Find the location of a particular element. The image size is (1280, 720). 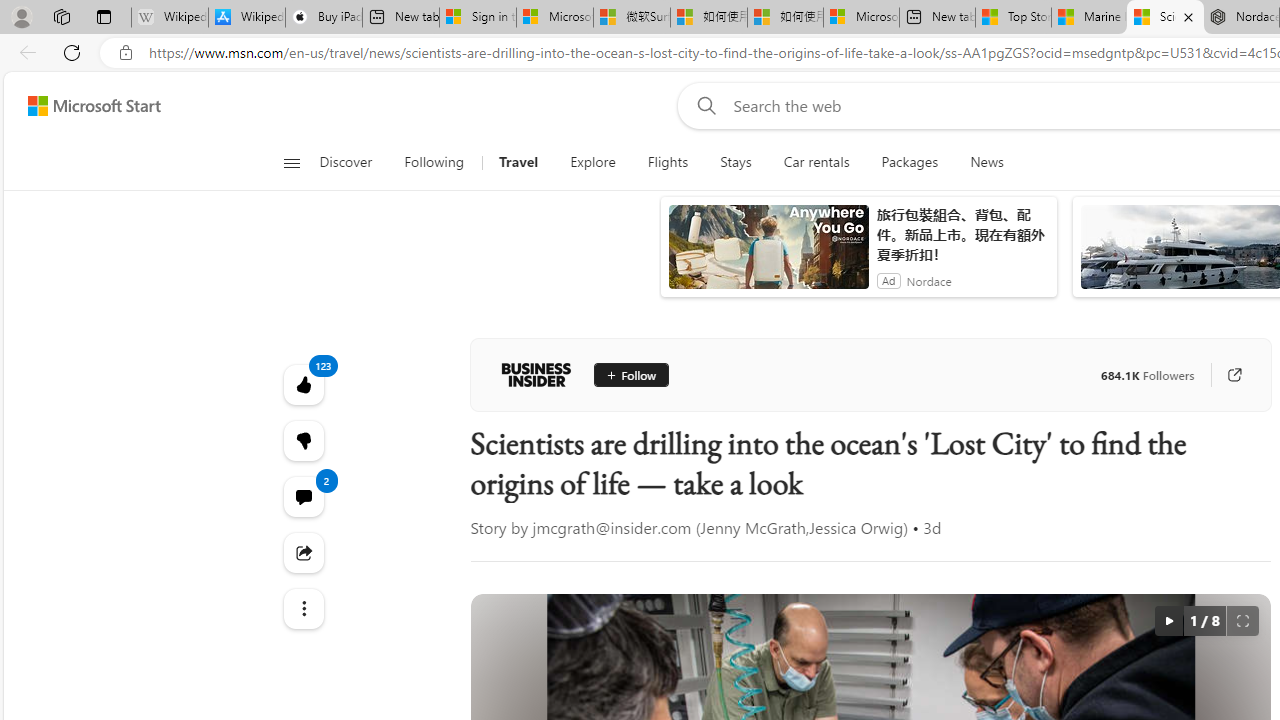

'Car rentals' is located at coordinates (816, 162).